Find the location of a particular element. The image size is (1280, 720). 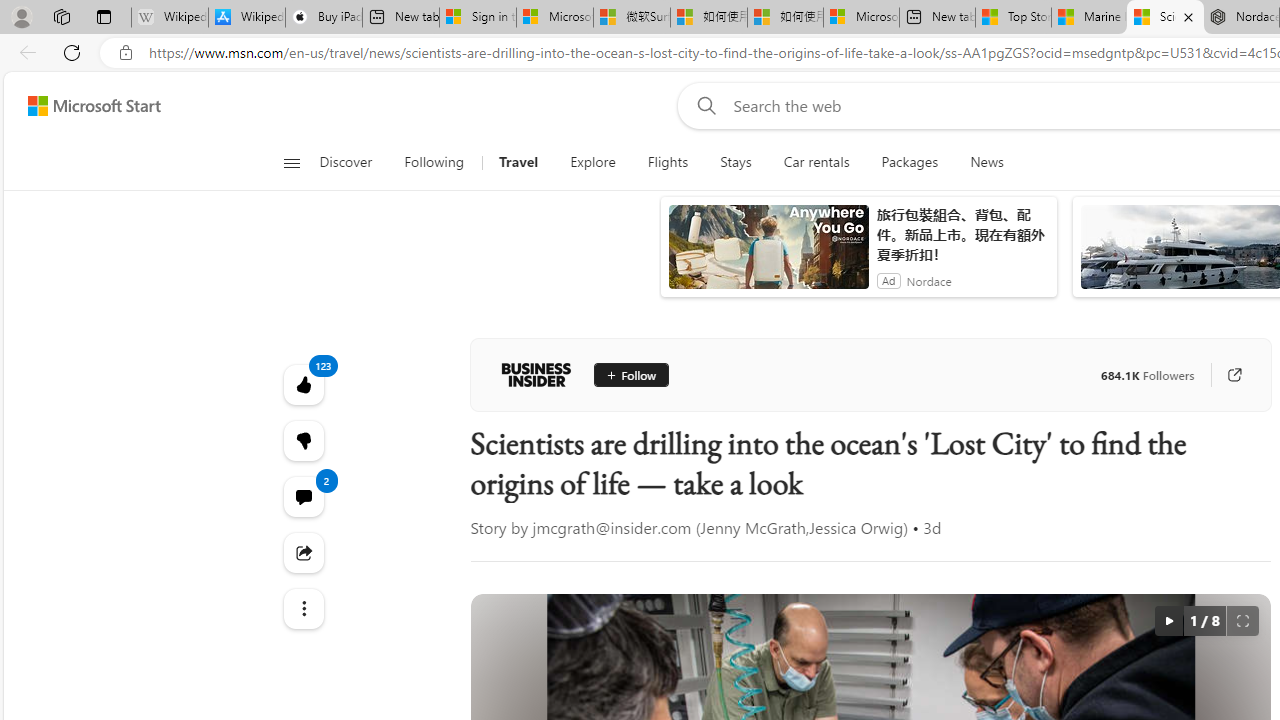

'Car rentals' is located at coordinates (816, 162).